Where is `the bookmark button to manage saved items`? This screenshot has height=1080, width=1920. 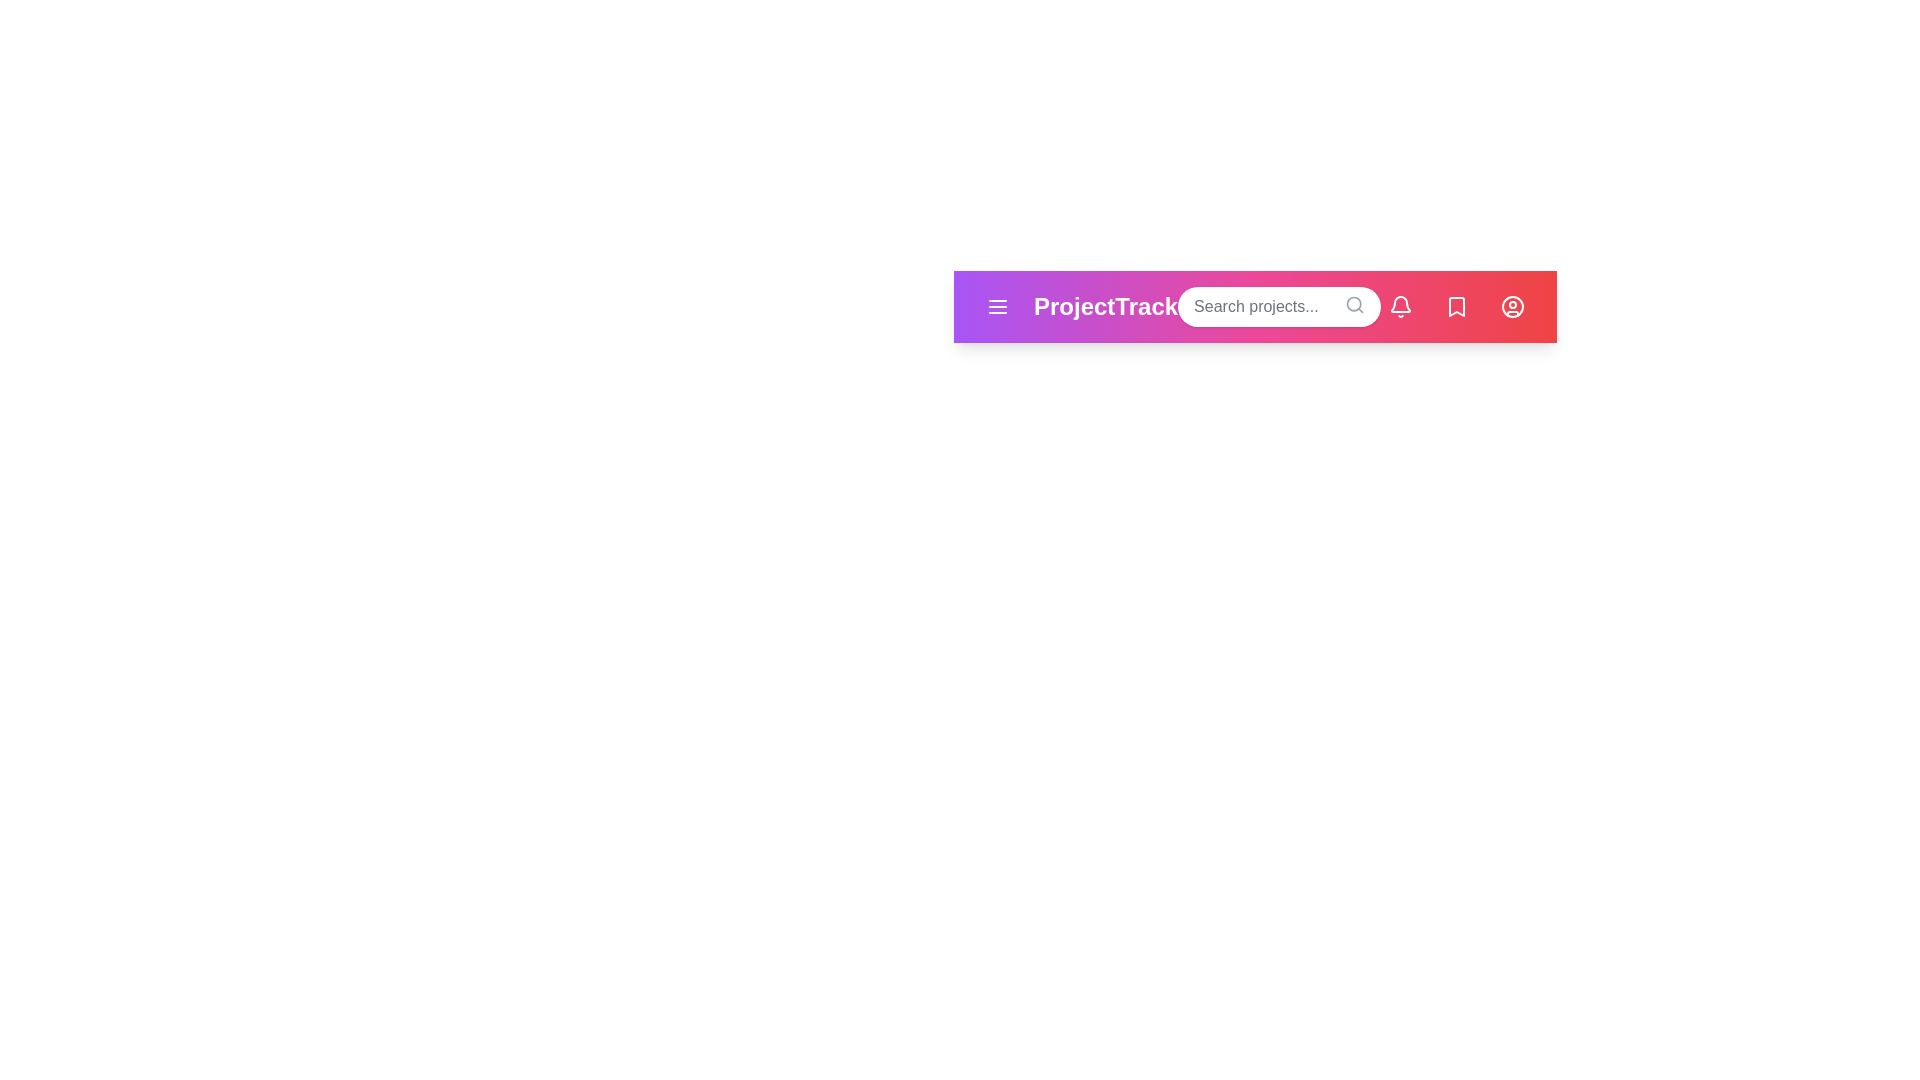
the bookmark button to manage saved items is located at coordinates (1457, 307).